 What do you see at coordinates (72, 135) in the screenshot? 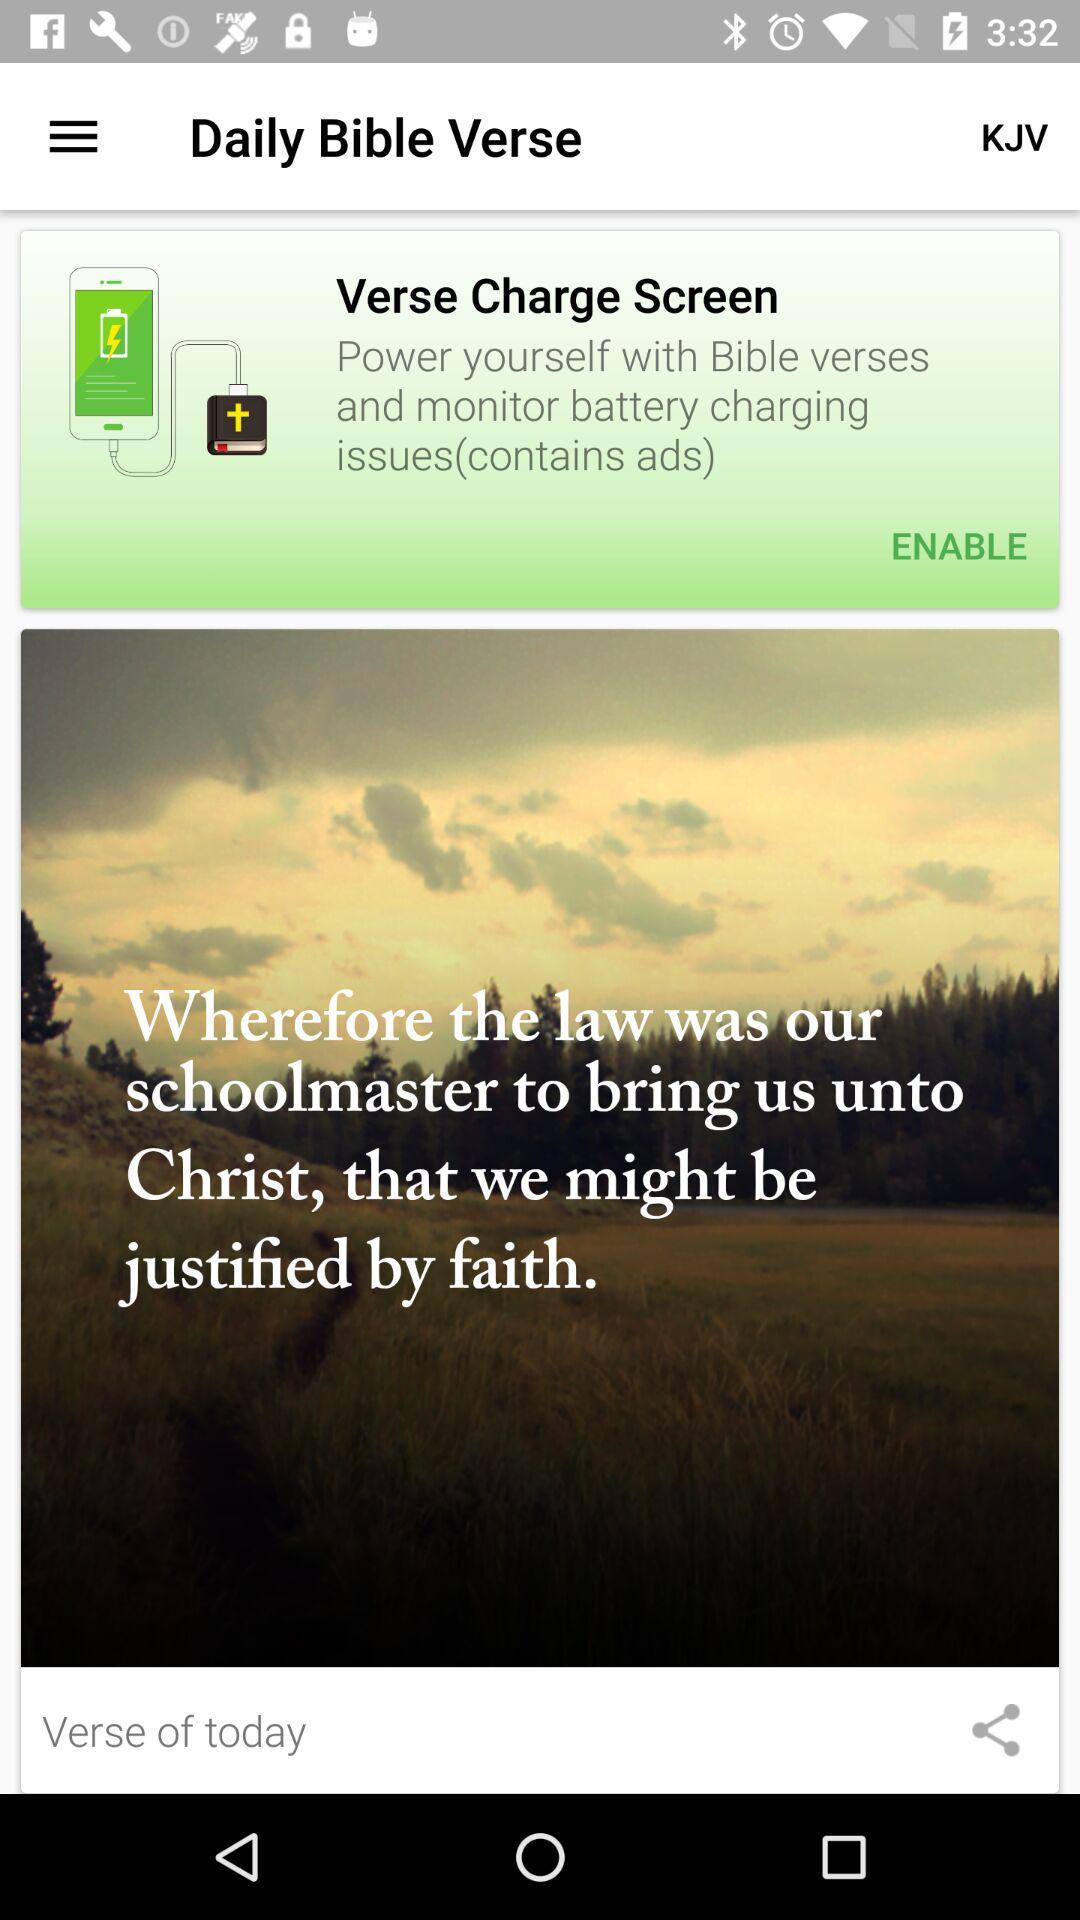
I see `icon next to the daily bible verse app` at bounding box center [72, 135].